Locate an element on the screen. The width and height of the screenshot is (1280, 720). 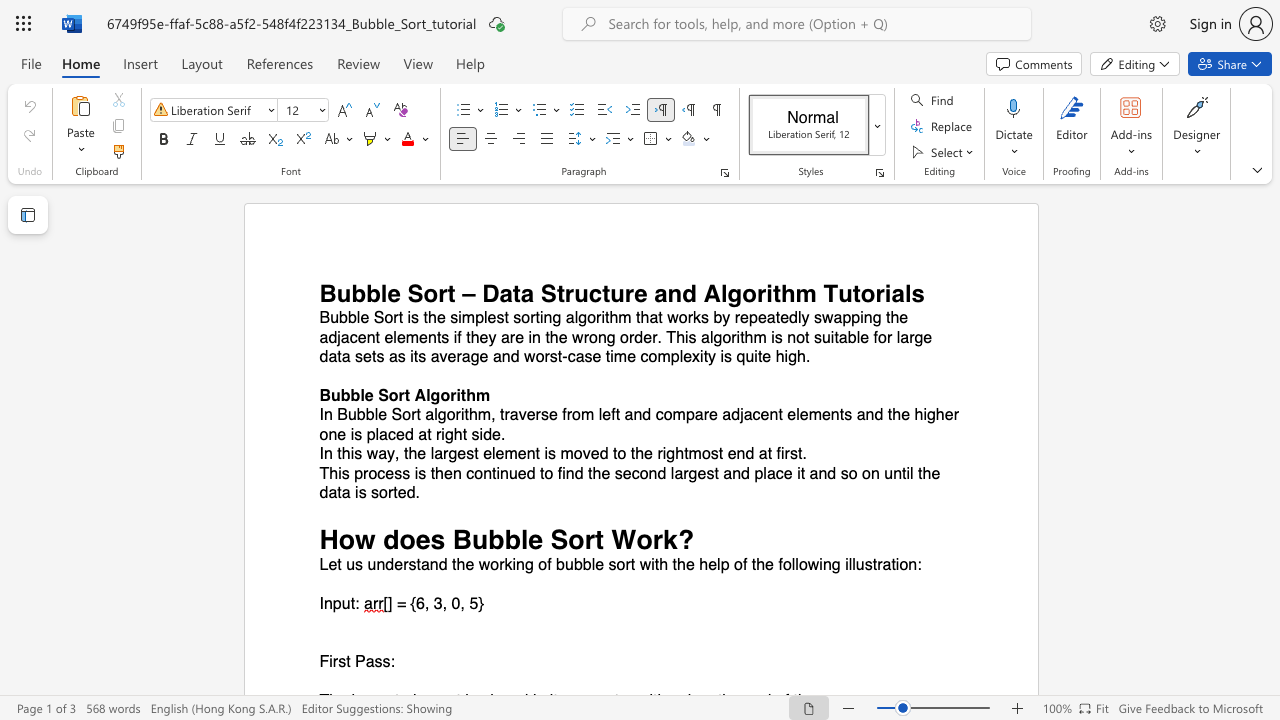
the 4th character "h" in the text is located at coordinates (679, 454).